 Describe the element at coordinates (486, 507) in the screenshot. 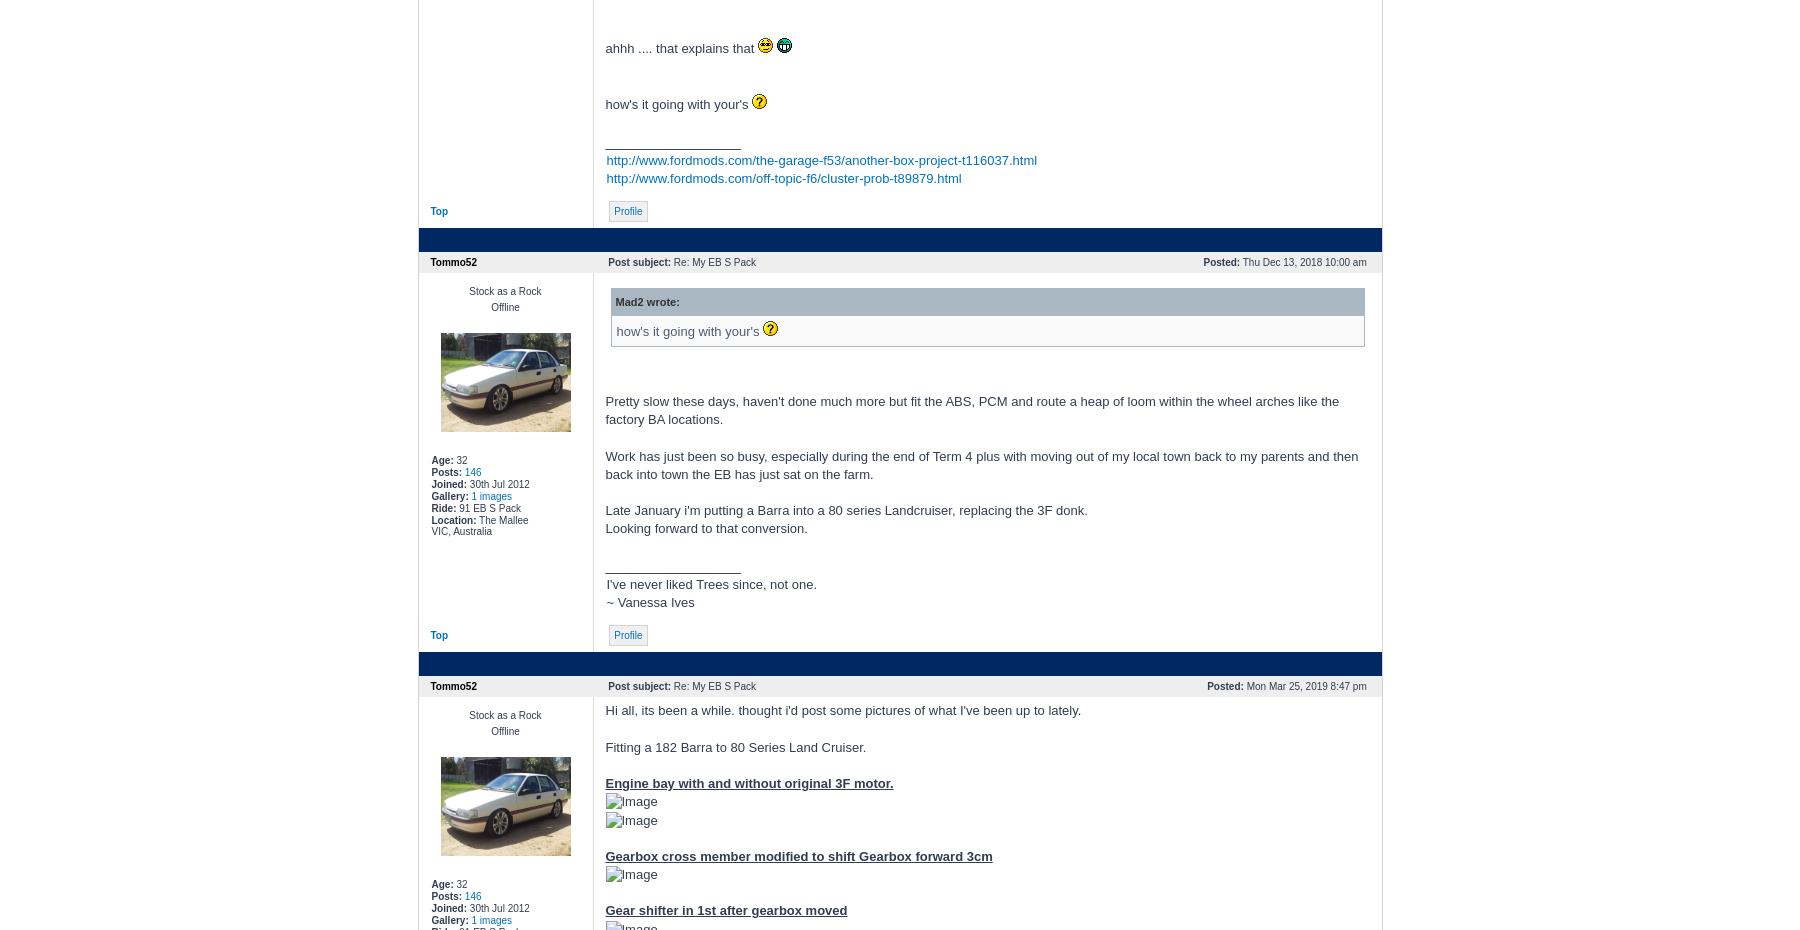

I see `'91 EB S Pack'` at that location.